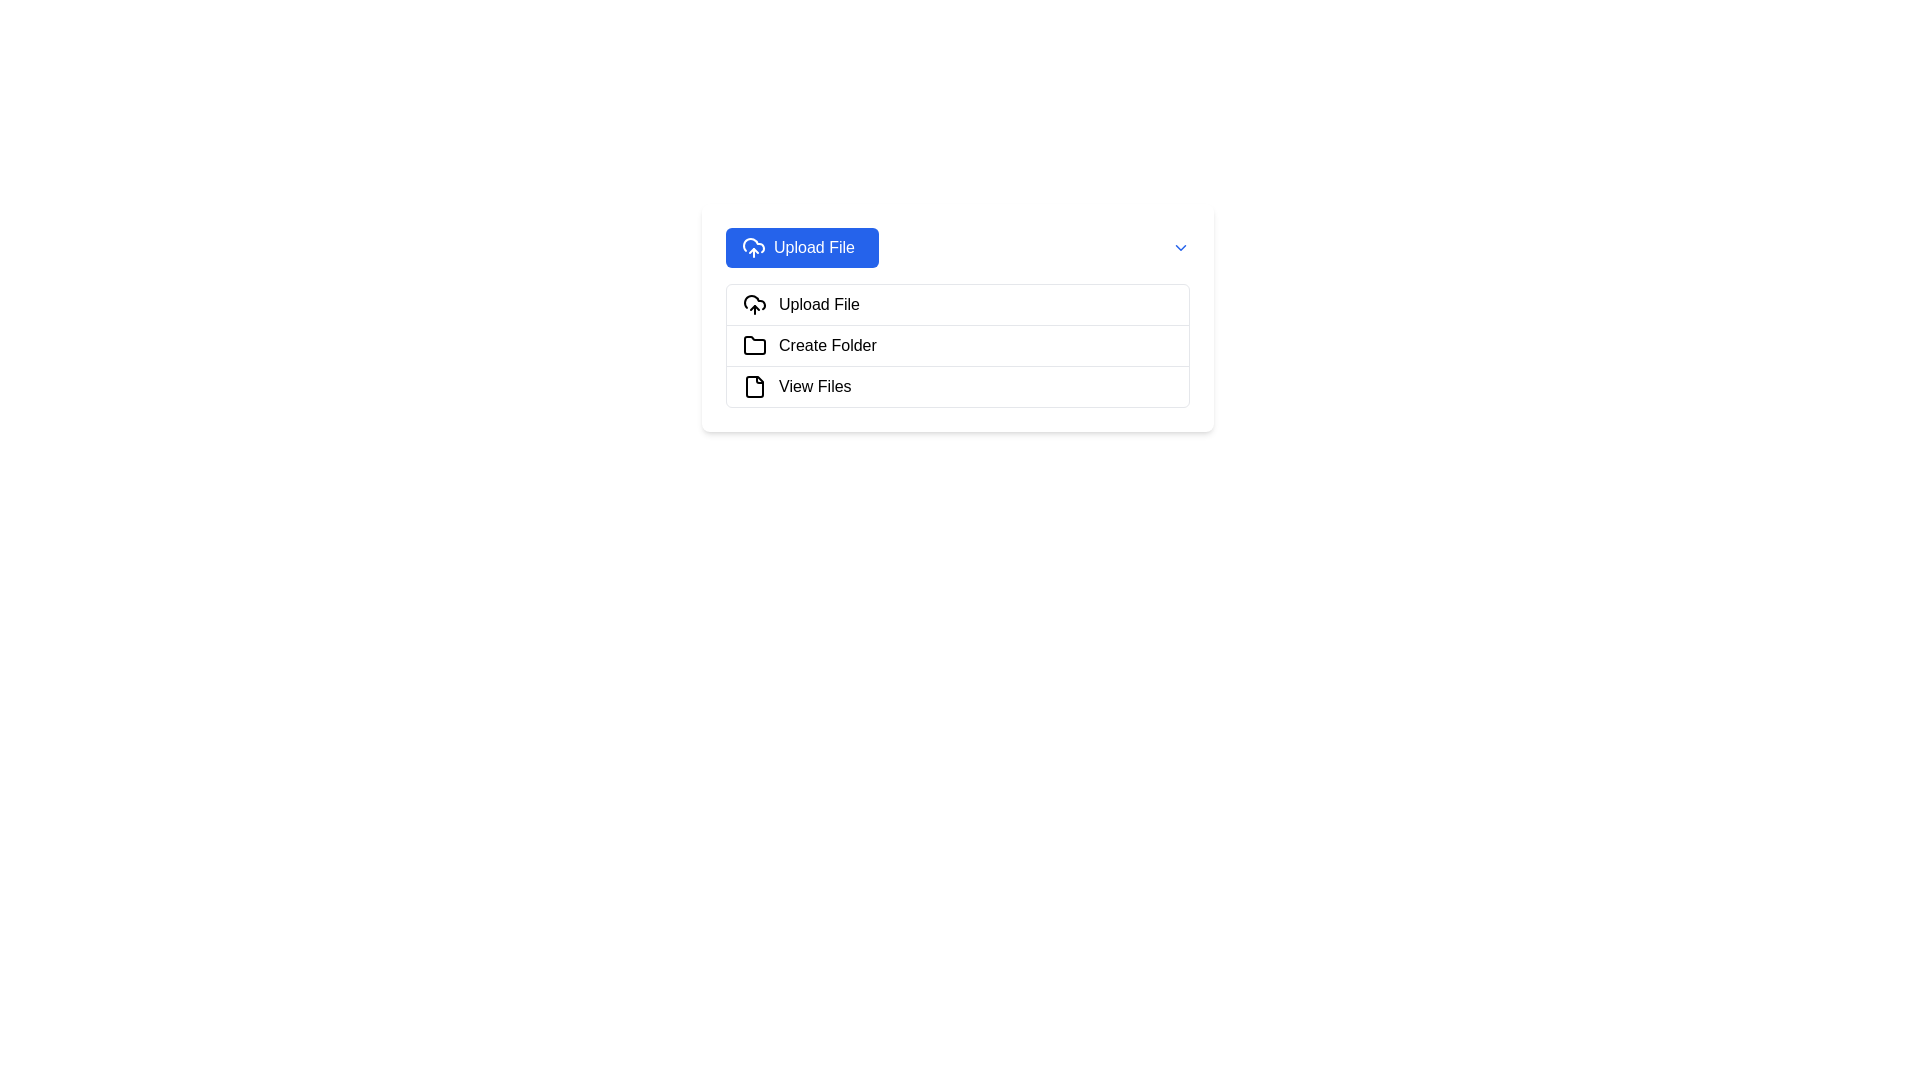 This screenshot has width=1920, height=1080. Describe the element at coordinates (814, 246) in the screenshot. I see `text 'Upload File' from the button label styled in white text against a blue background, located at the top-left region of the dropdown menu interface` at that location.